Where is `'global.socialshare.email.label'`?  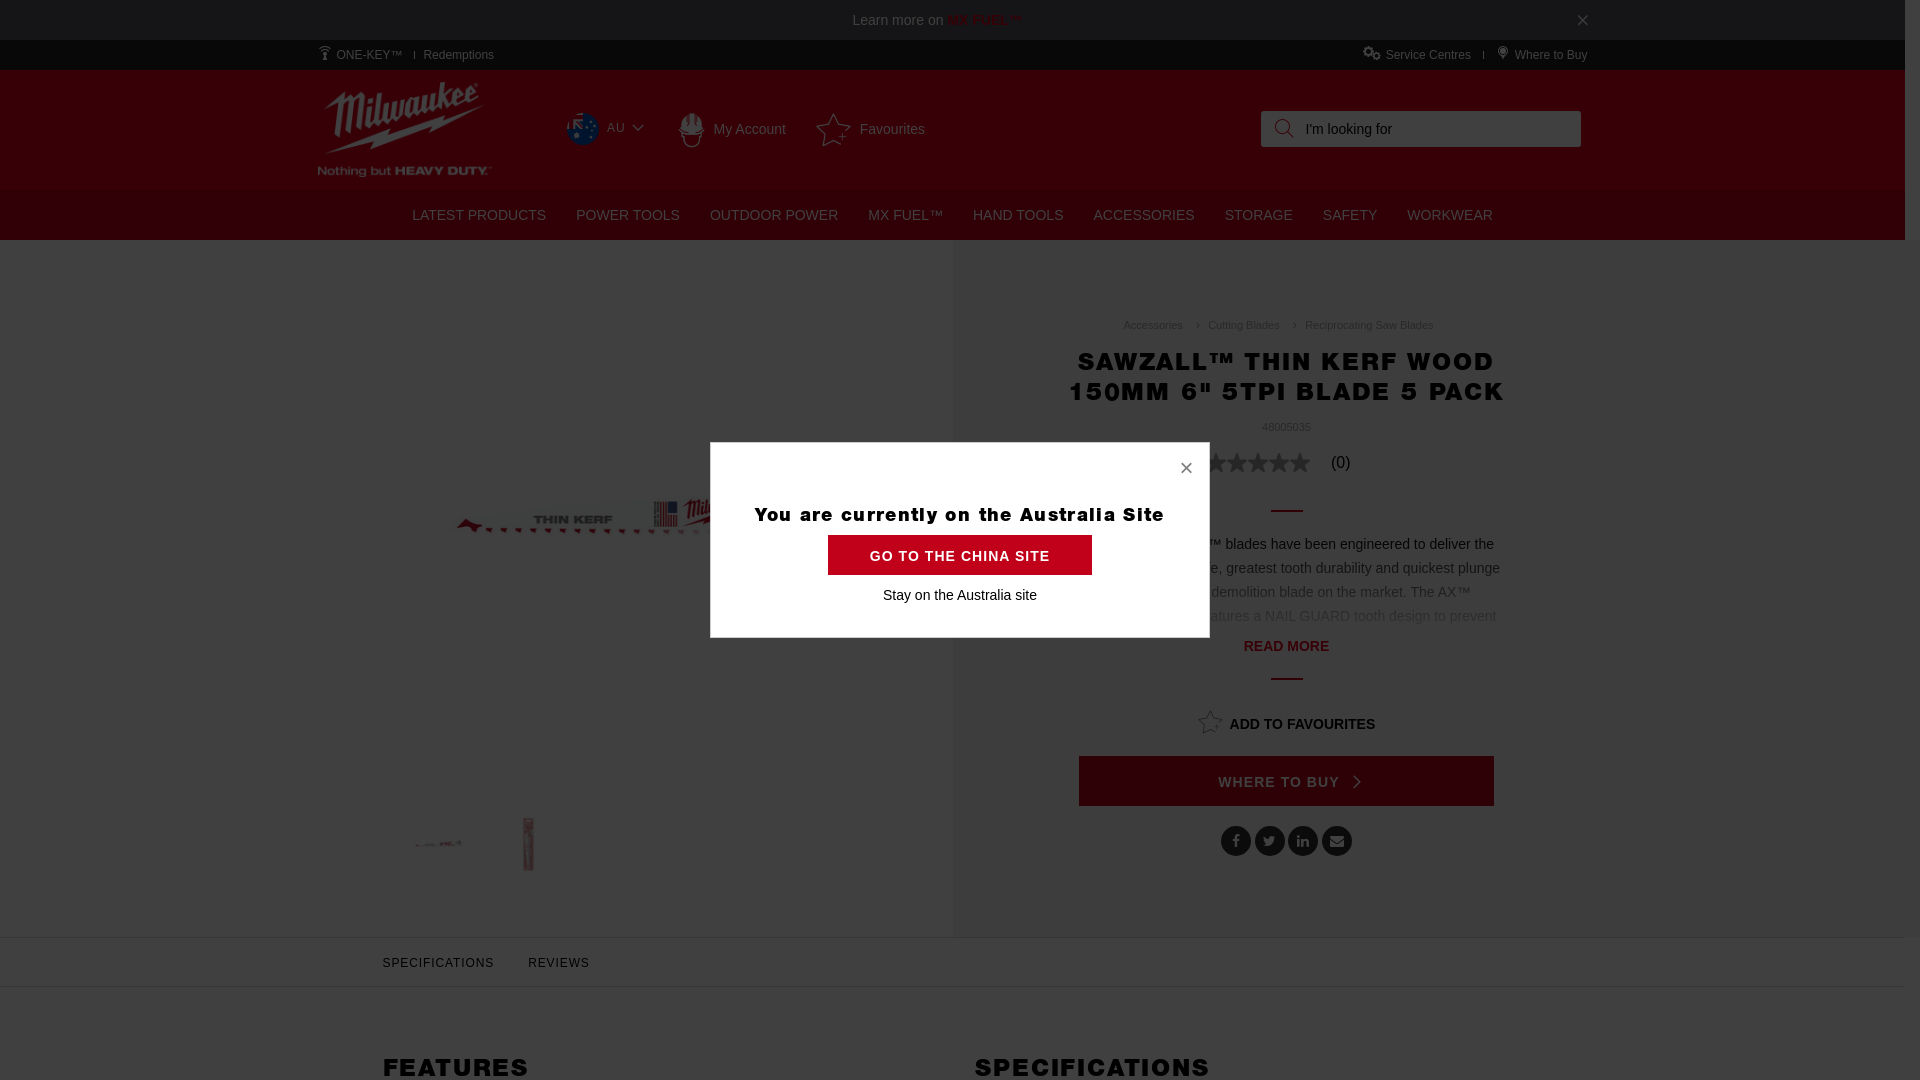
'global.socialshare.email.label' is located at coordinates (1337, 840).